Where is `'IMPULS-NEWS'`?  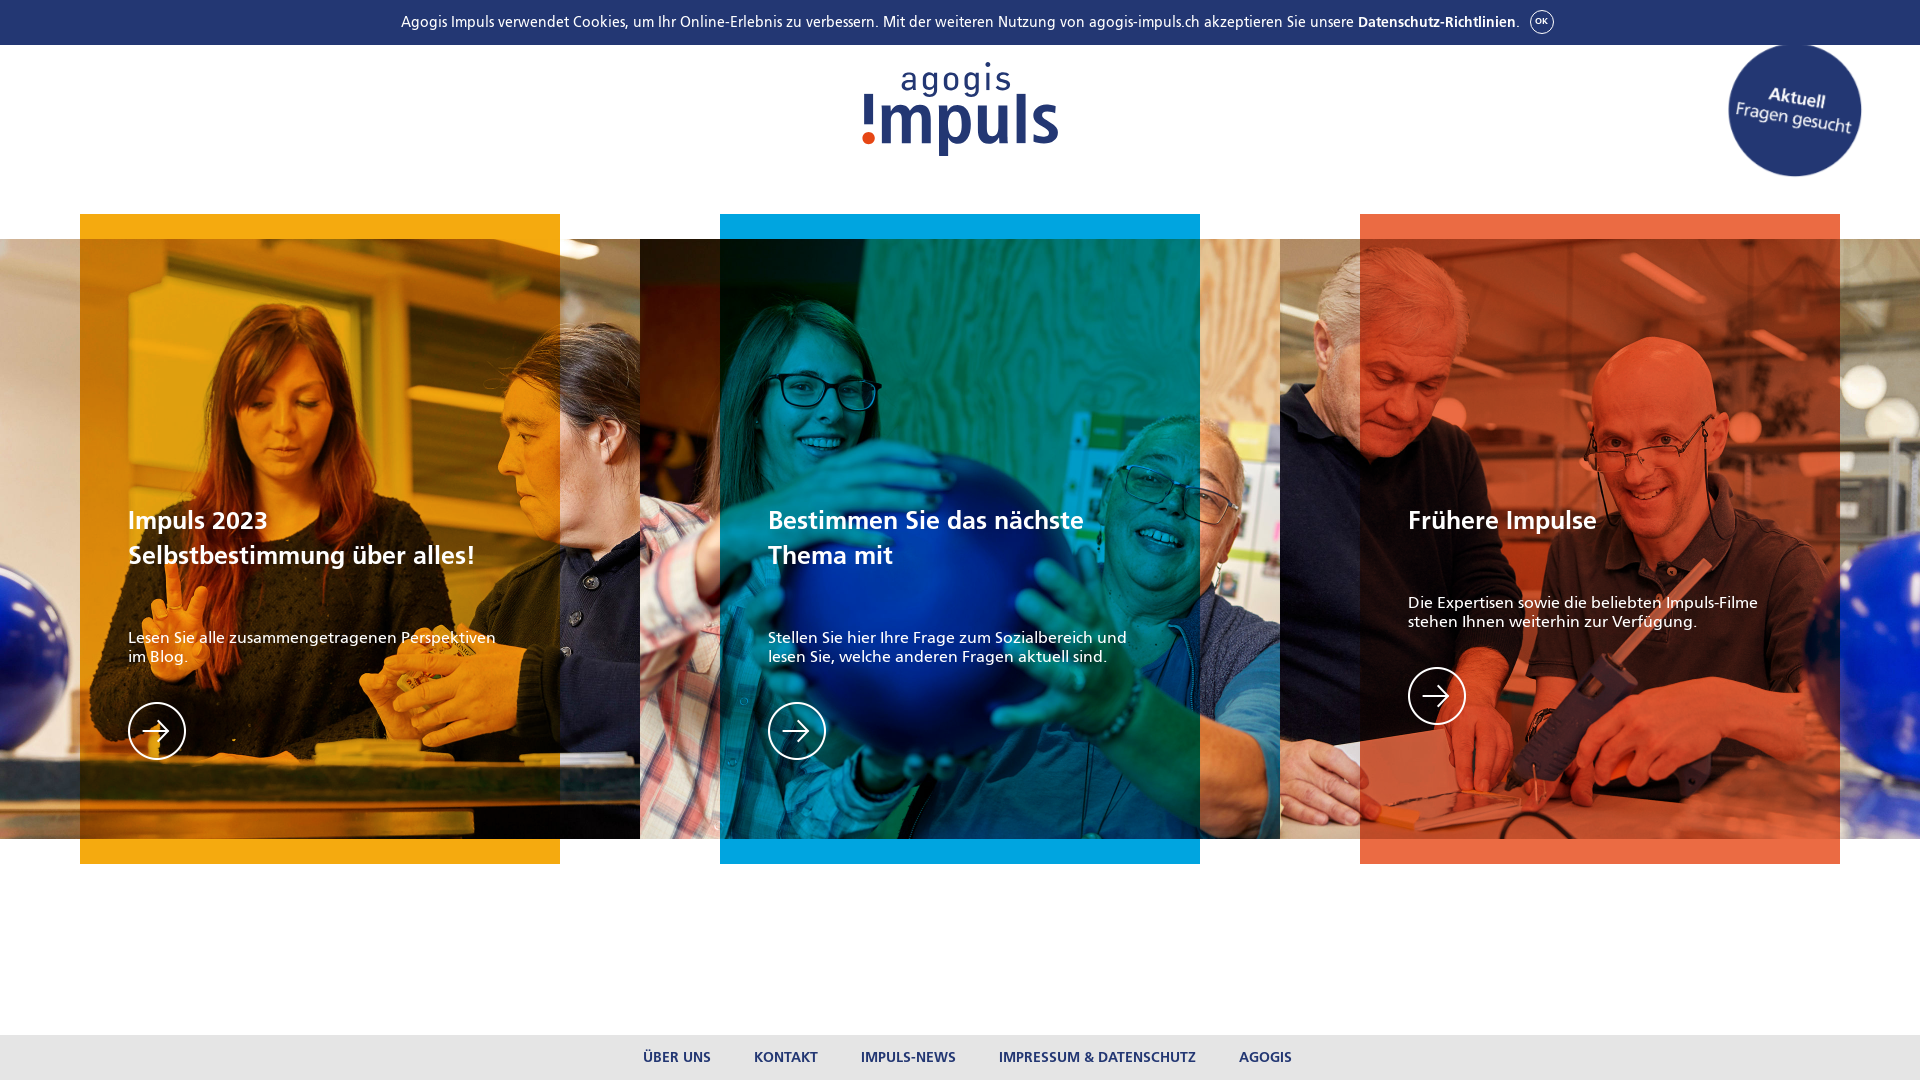
'IMPULS-NEWS' is located at coordinates (907, 1056).